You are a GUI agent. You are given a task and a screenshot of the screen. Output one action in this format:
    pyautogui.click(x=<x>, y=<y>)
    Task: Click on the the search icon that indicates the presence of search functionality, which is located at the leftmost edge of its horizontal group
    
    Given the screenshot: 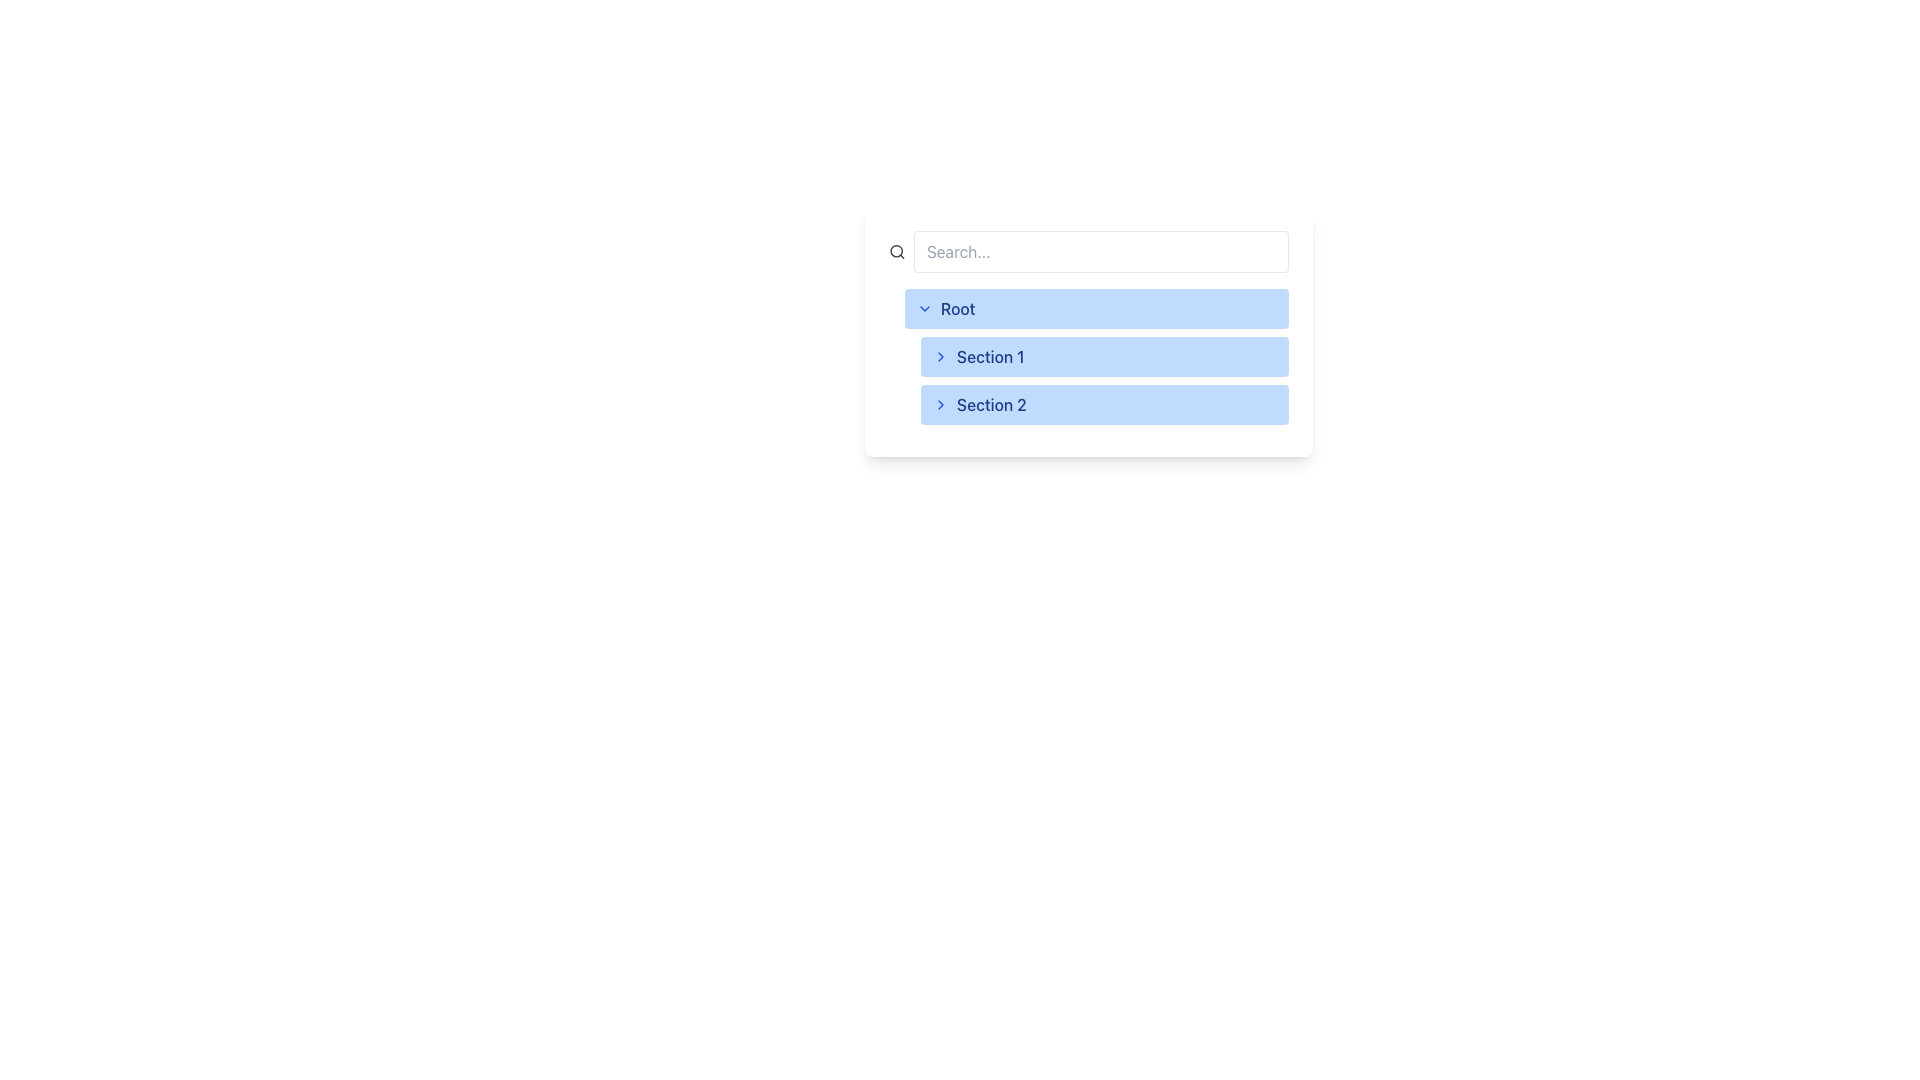 What is the action you would take?
    pyautogui.click(x=896, y=250)
    